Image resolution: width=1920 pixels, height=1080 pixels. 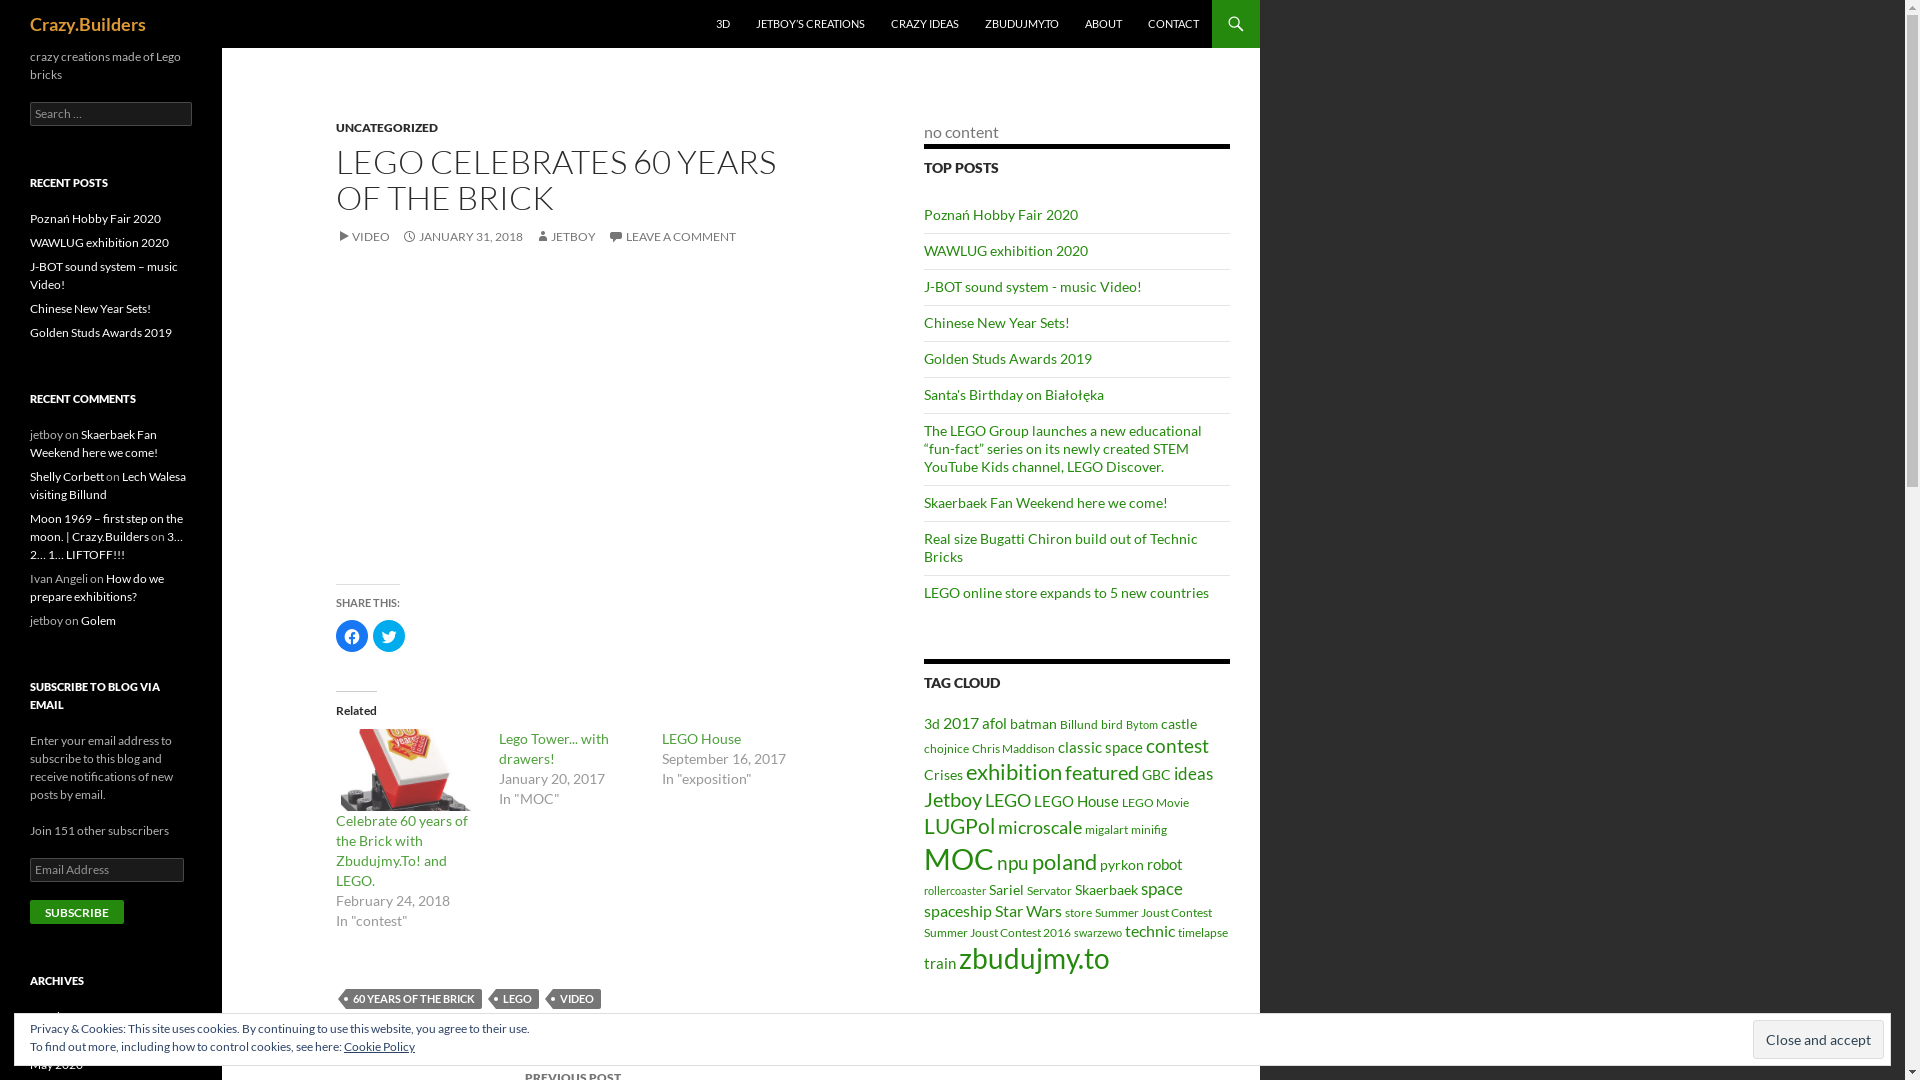 What do you see at coordinates (387, 127) in the screenshot?
I see `'UNCATEGORIZED'` at bounding box center [387, 127].